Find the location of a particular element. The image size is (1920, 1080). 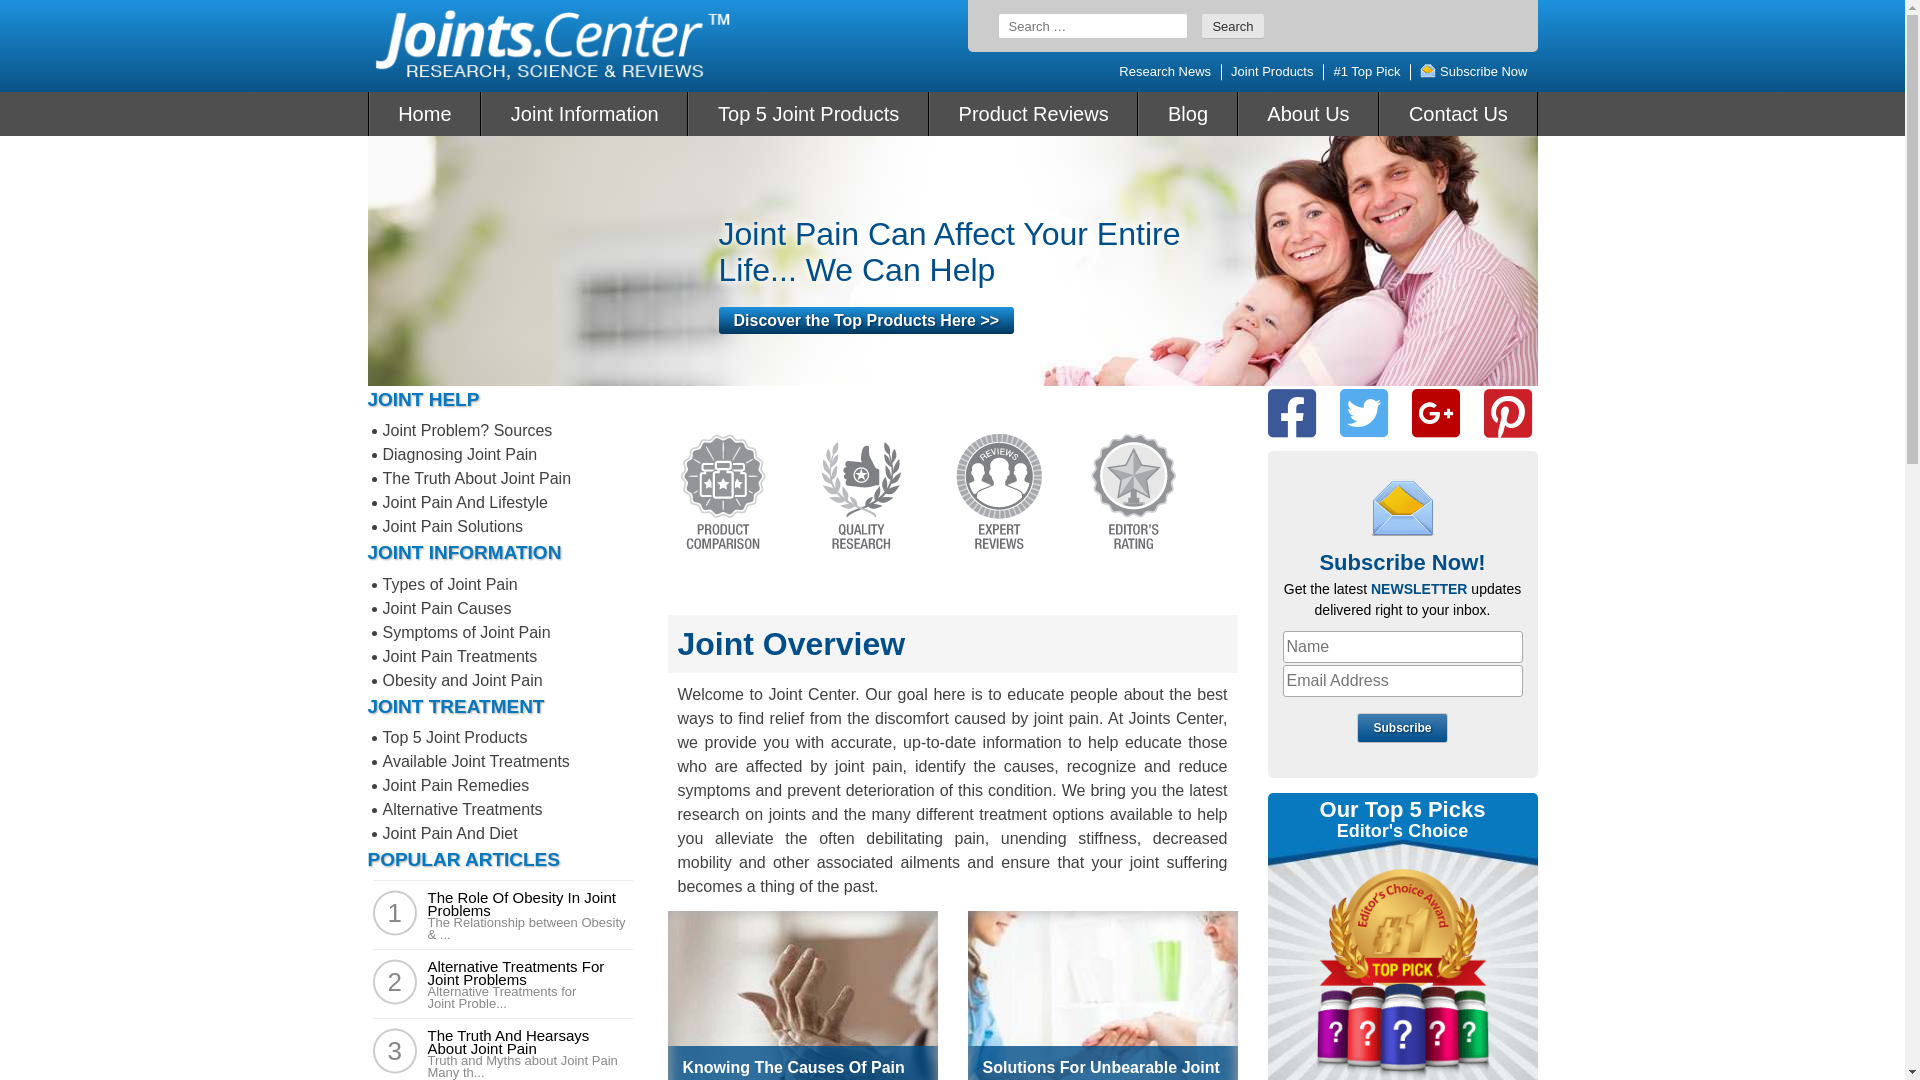

'Product Reviews' is located at coordinates (928, 114).